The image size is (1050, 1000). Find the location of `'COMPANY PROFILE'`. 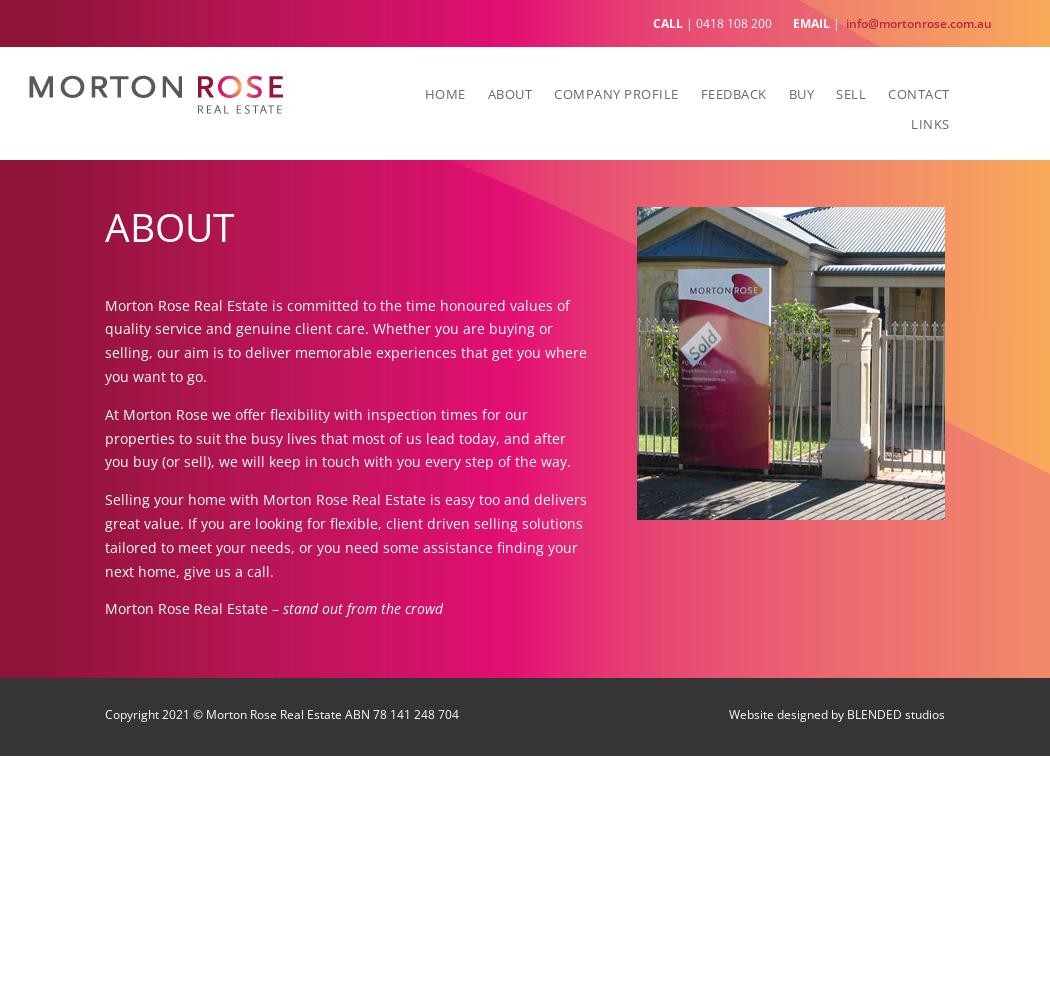

'COMPANY PROFILE' is located at coordinates (616, 92).